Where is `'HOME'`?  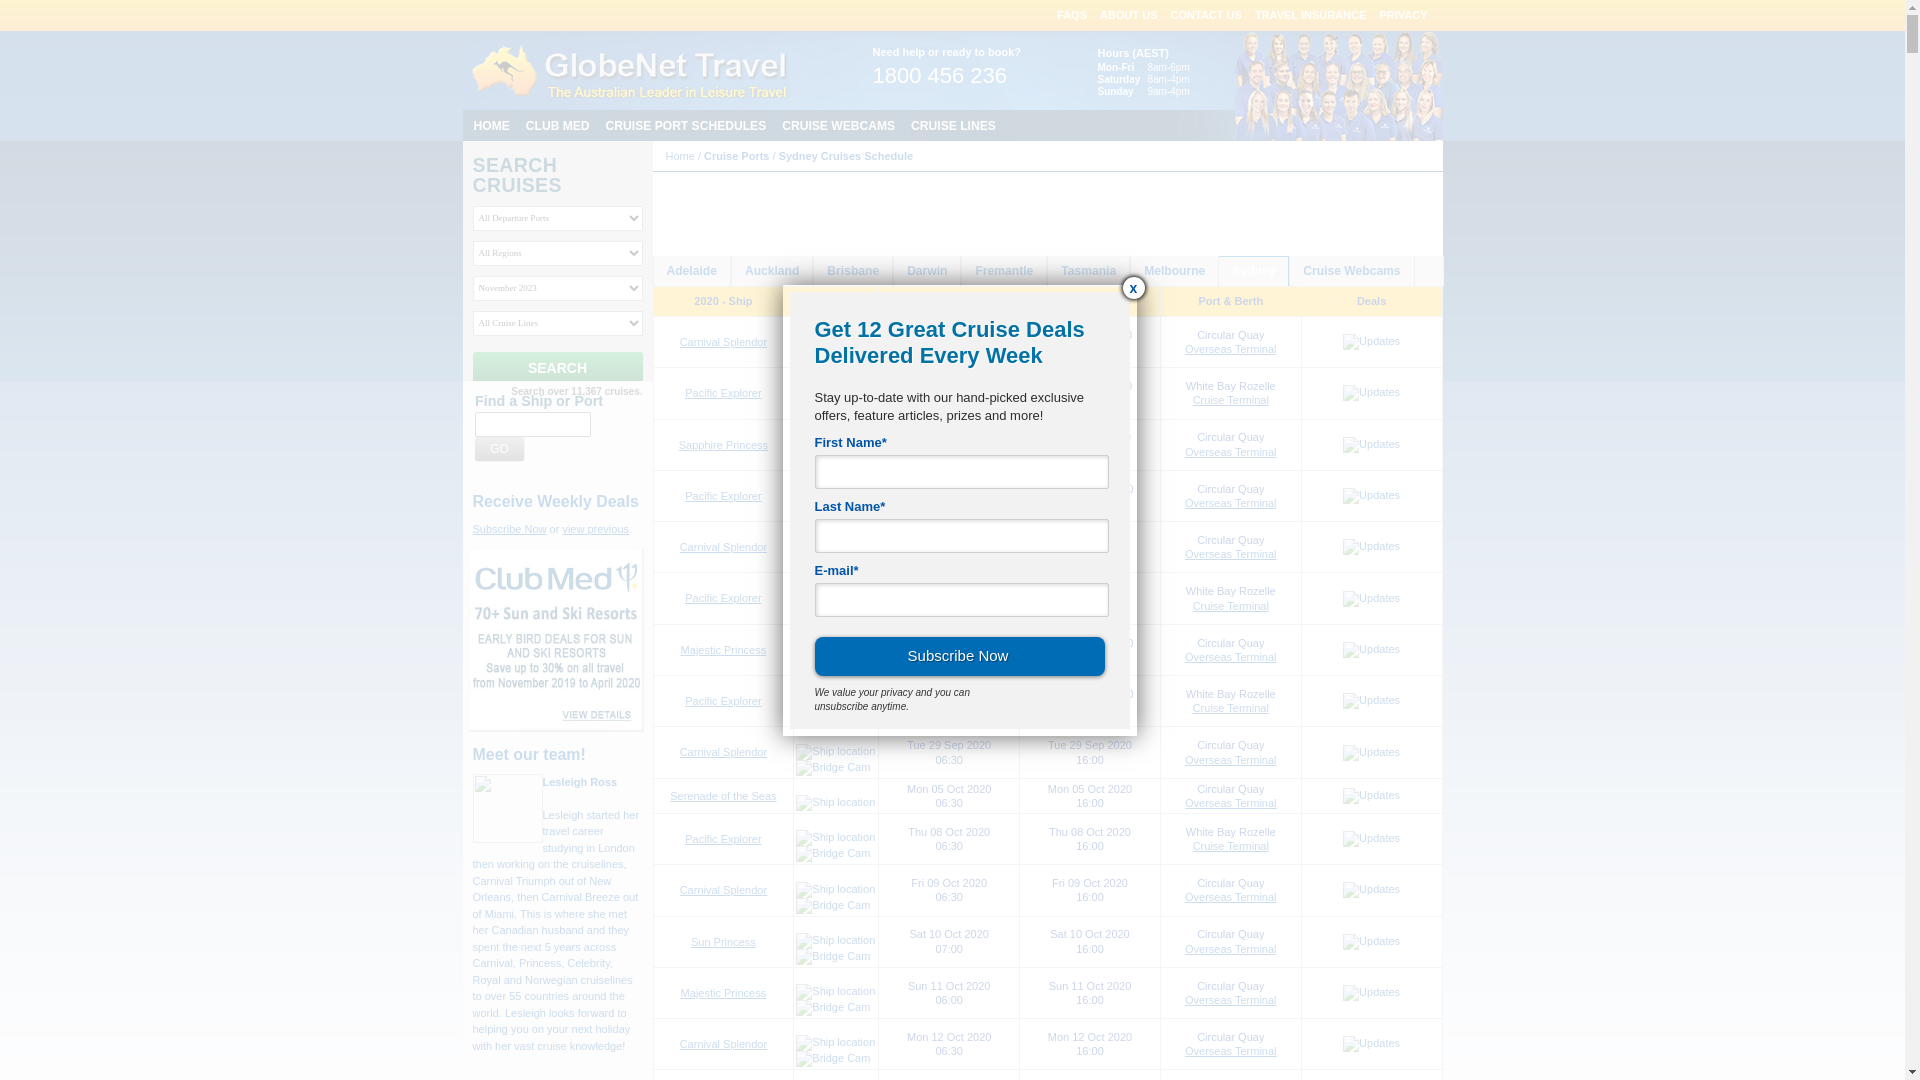
'HOME' is located at coordinates (491, 125).